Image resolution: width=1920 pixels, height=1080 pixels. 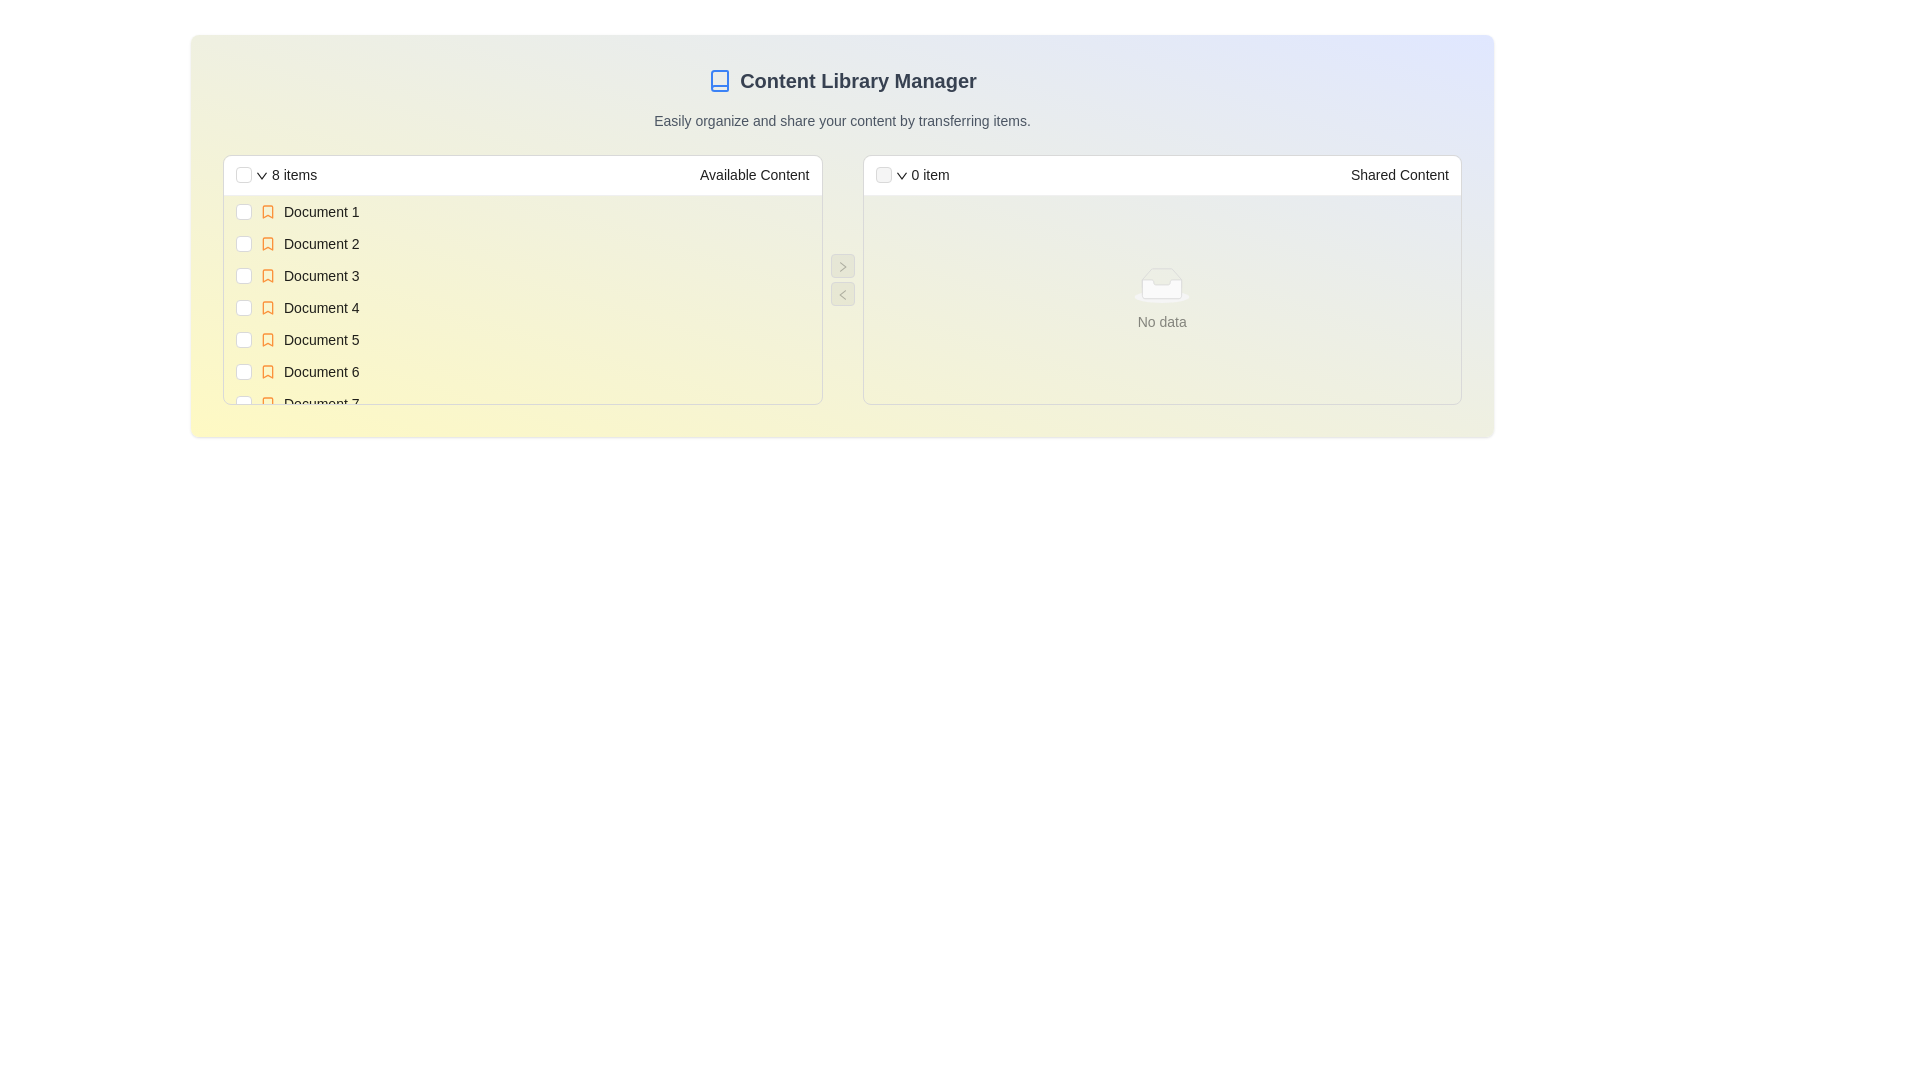 I want to click on the bookmark icon that represents 'Document 2', which is styled with a thin orange stroke and is the second icon in the vertical list under 'Available Content', so click(x=267, y=242).